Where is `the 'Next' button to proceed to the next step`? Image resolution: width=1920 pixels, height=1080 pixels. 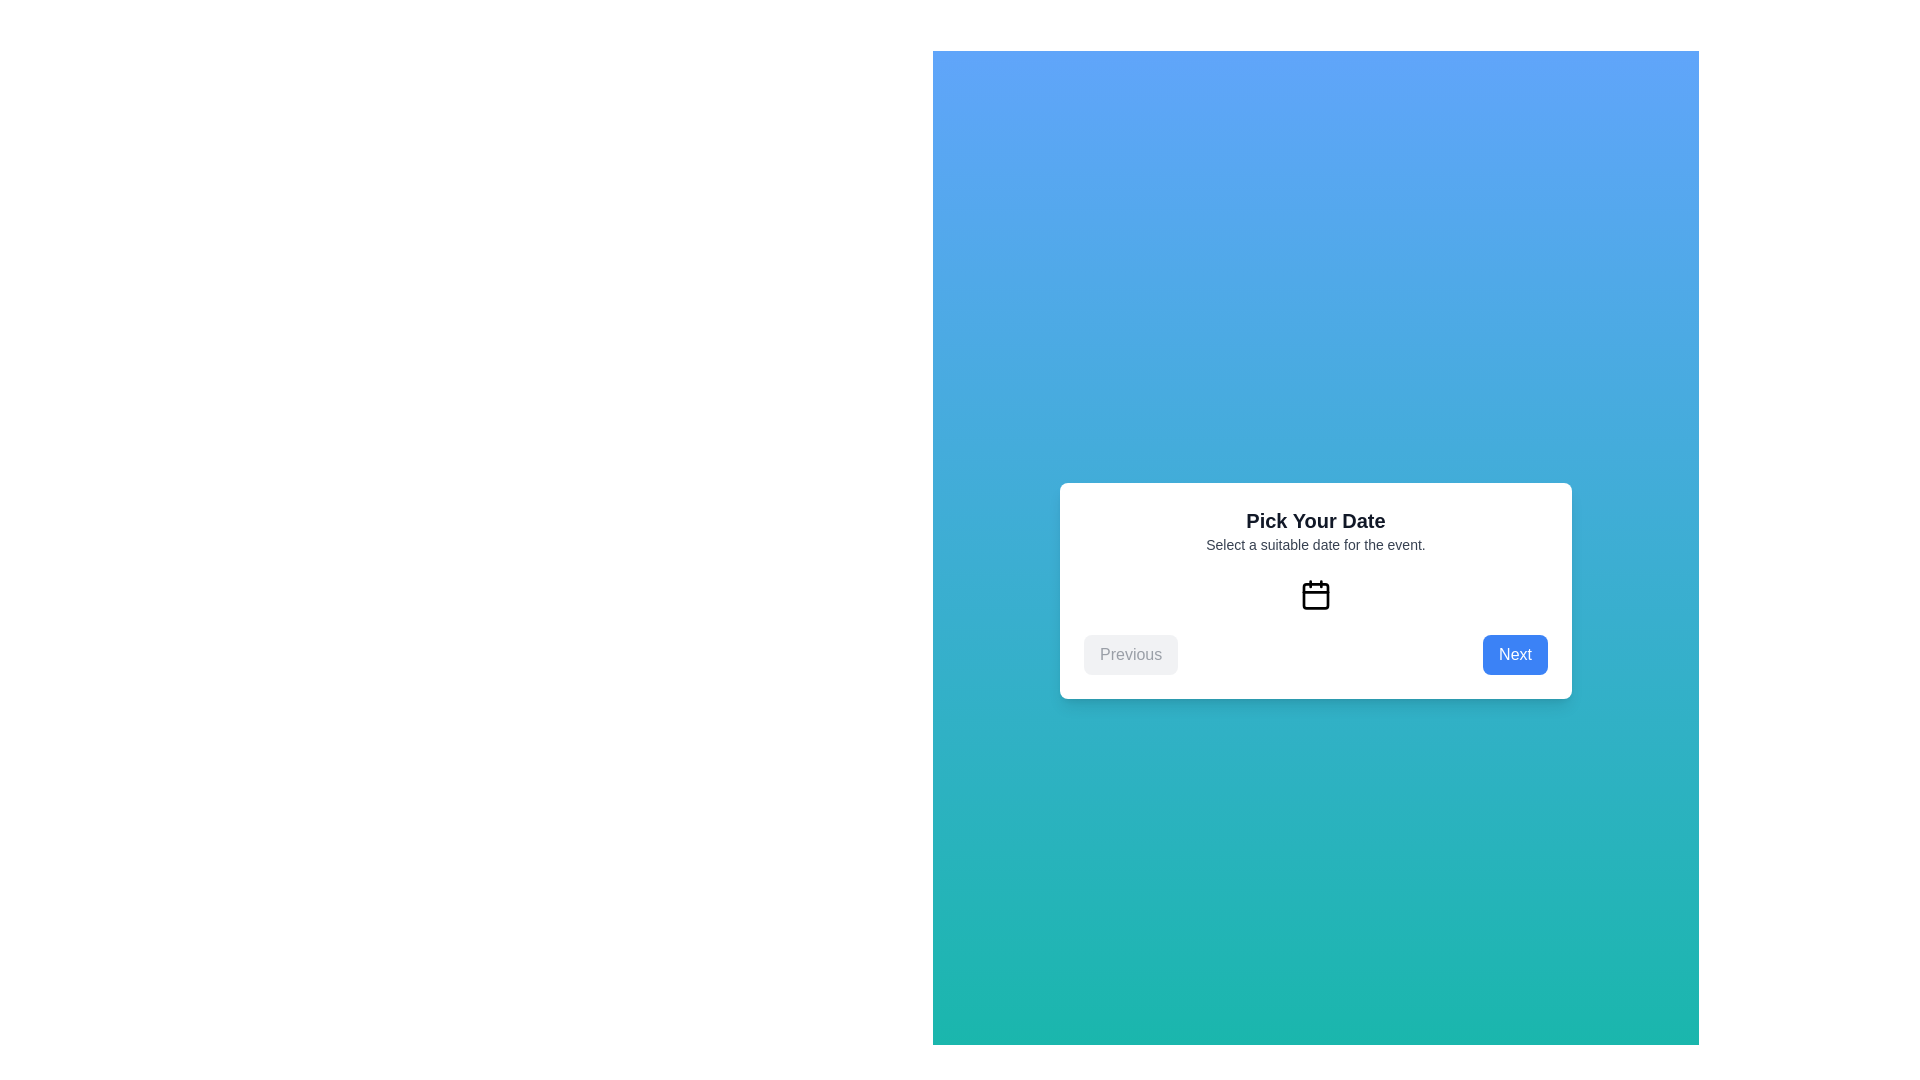
the 'Next' button to proceed to the next step is located at coordinates (1515, 655).